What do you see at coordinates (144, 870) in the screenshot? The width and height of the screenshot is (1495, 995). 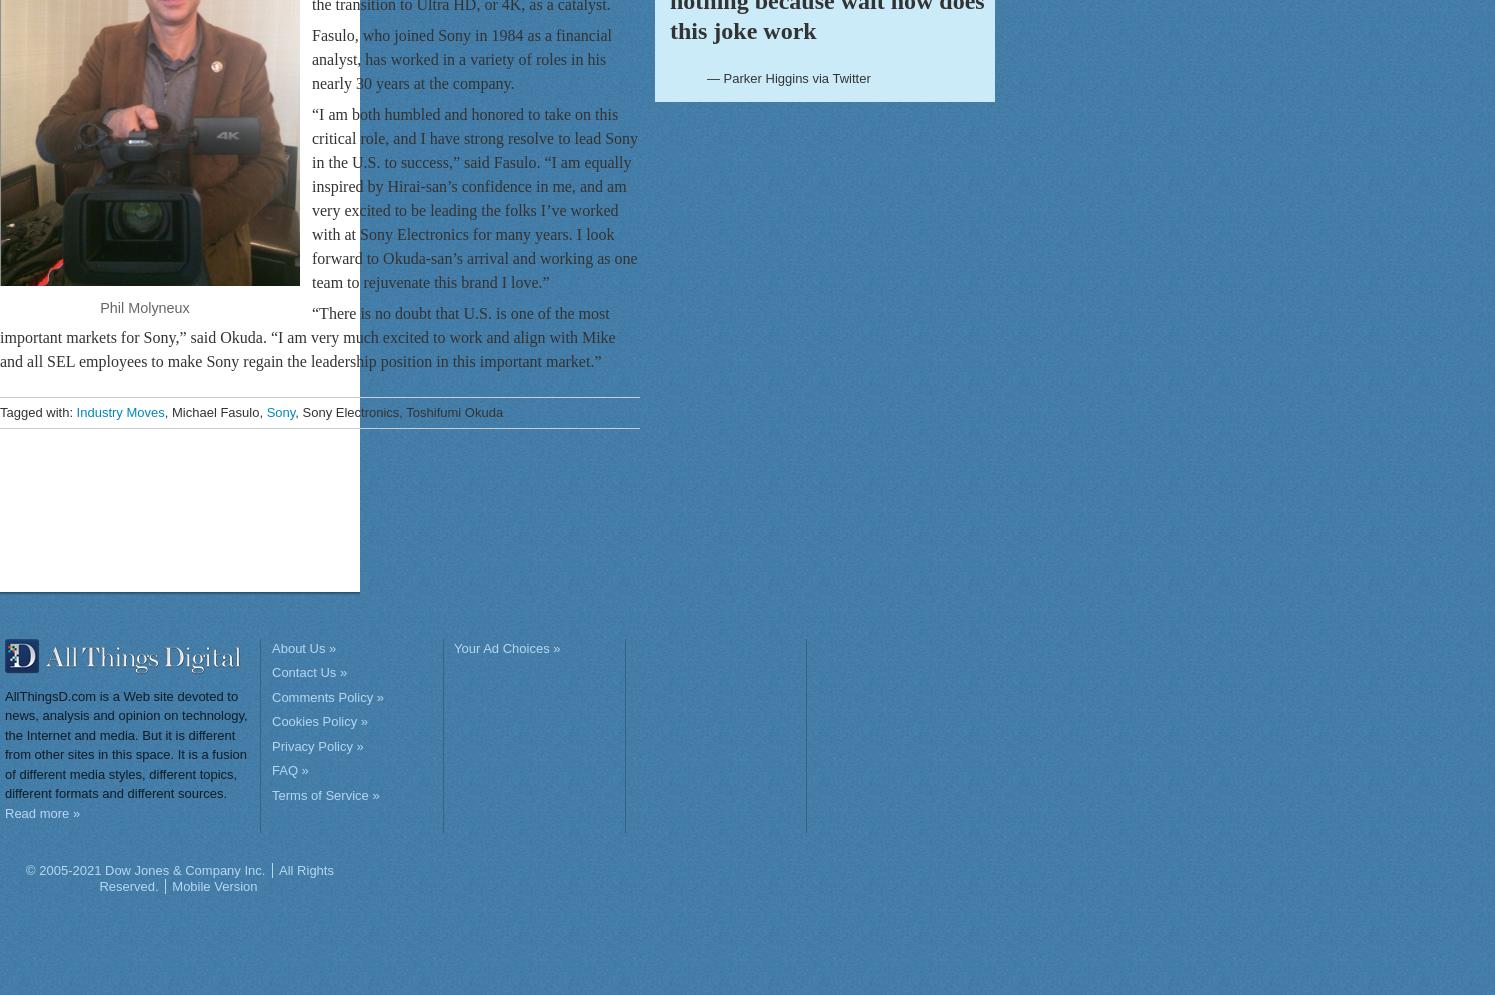 I see `'© 2005-2021 Dow Jones & Company Inc.'` at bounding box center [144, 870].